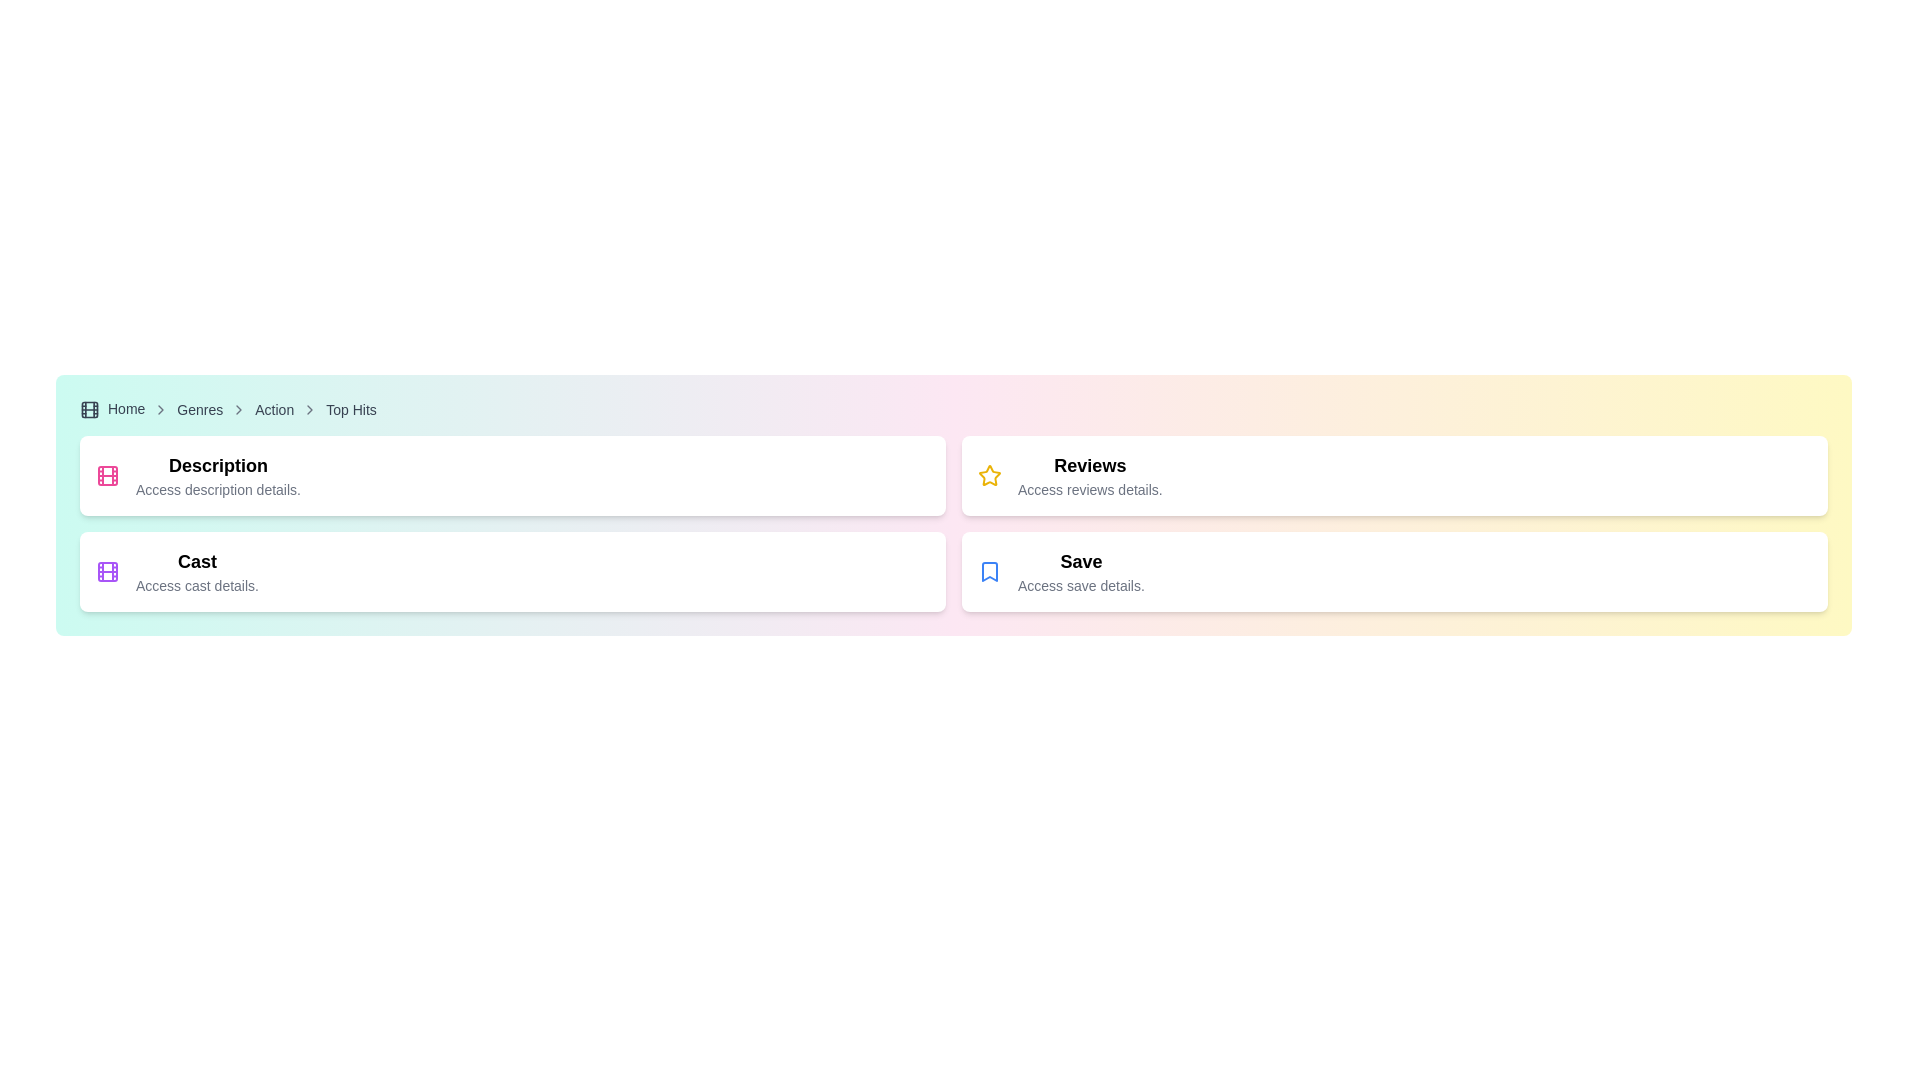 This screenshot has width=1920, height=1080. I want to click on the 'Genres' link in the breadcrumb navigation bar, so click(200, 408).